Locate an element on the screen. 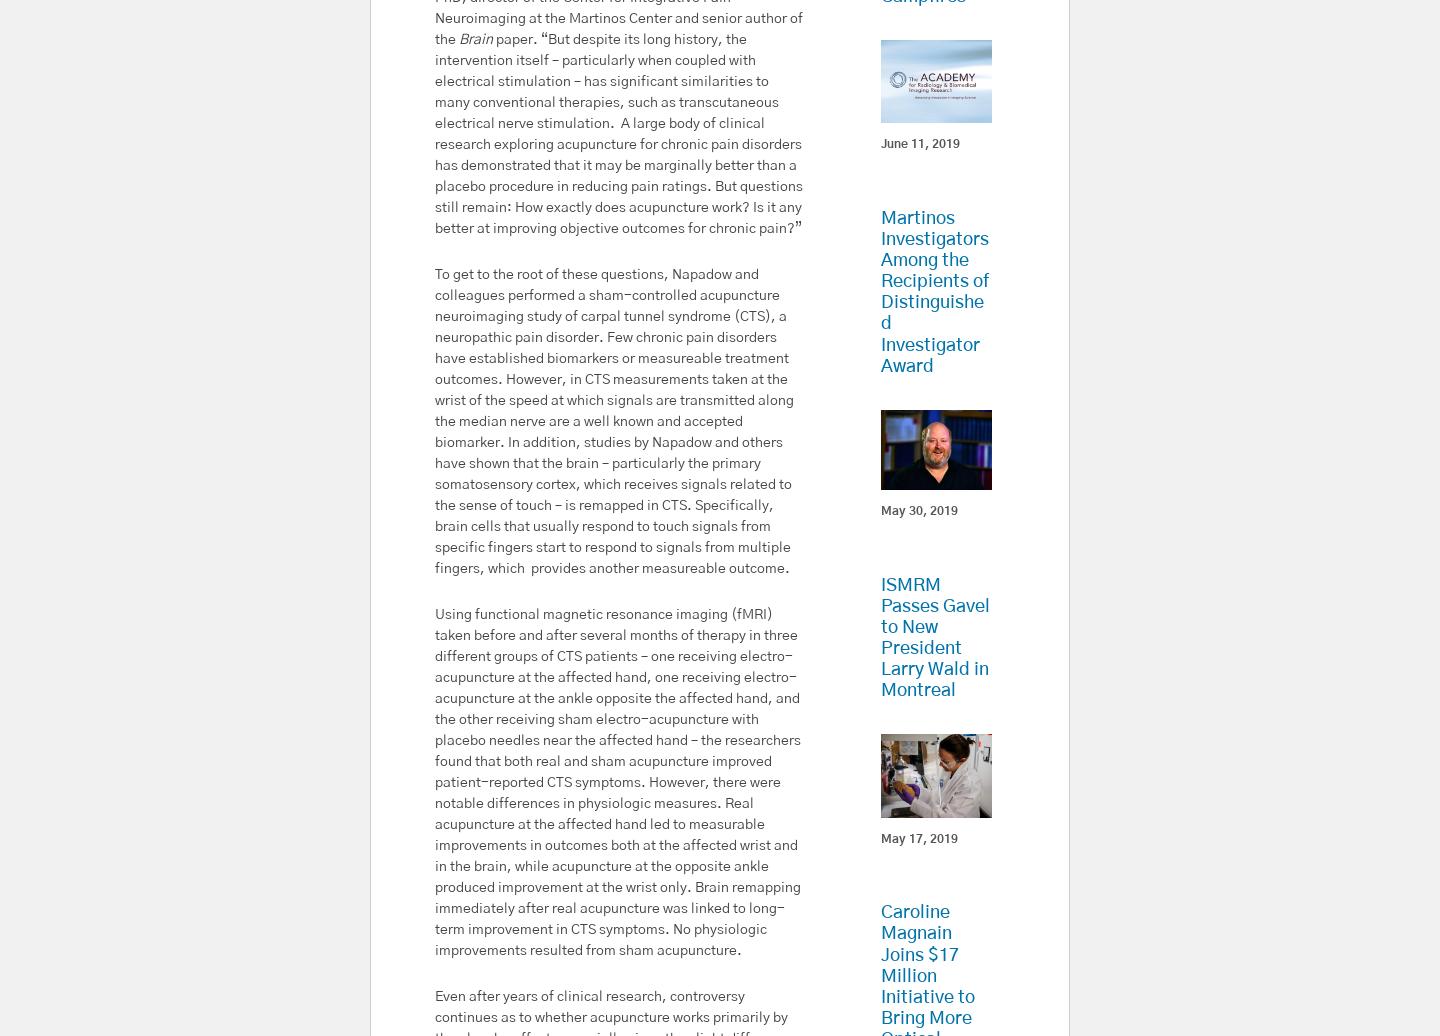  'June 11, 2019' is located at coordinates (919, 144).